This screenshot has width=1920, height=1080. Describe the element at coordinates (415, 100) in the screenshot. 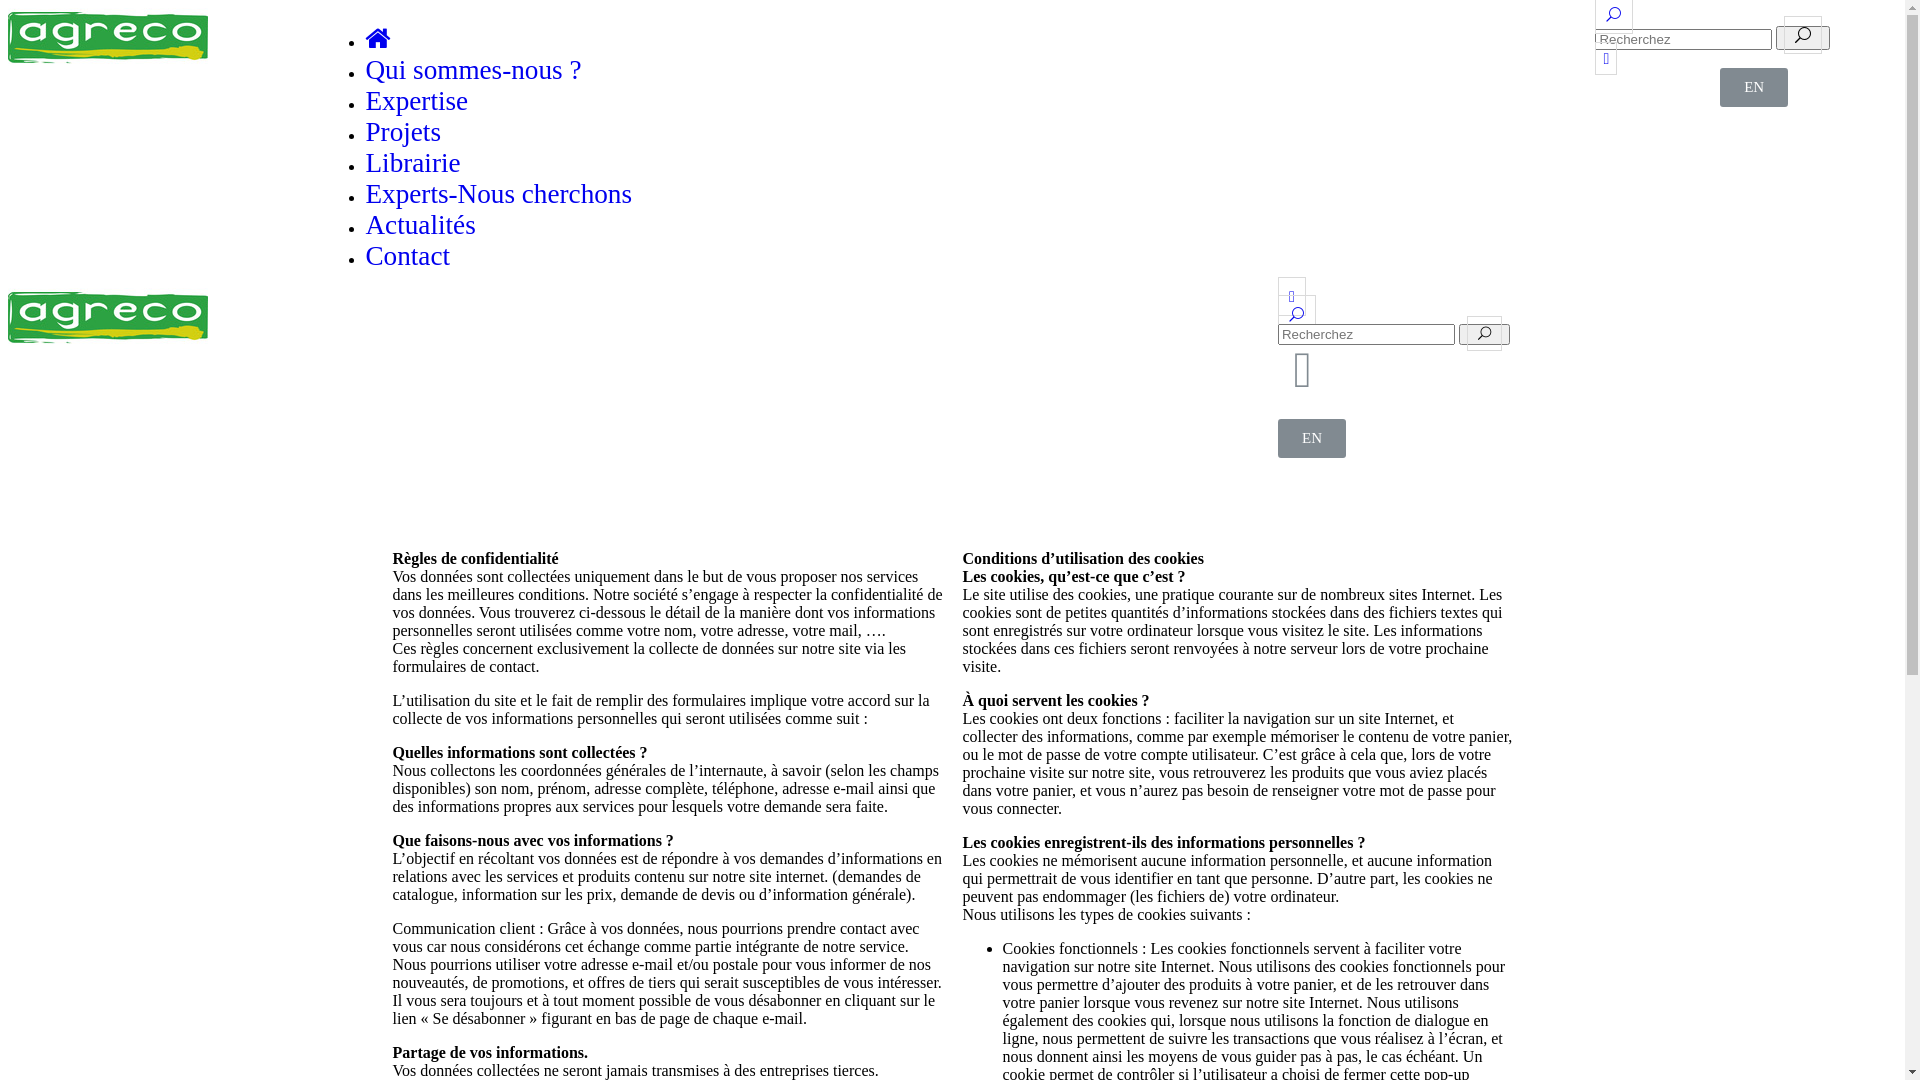

I see `'Expertise'` at that location.